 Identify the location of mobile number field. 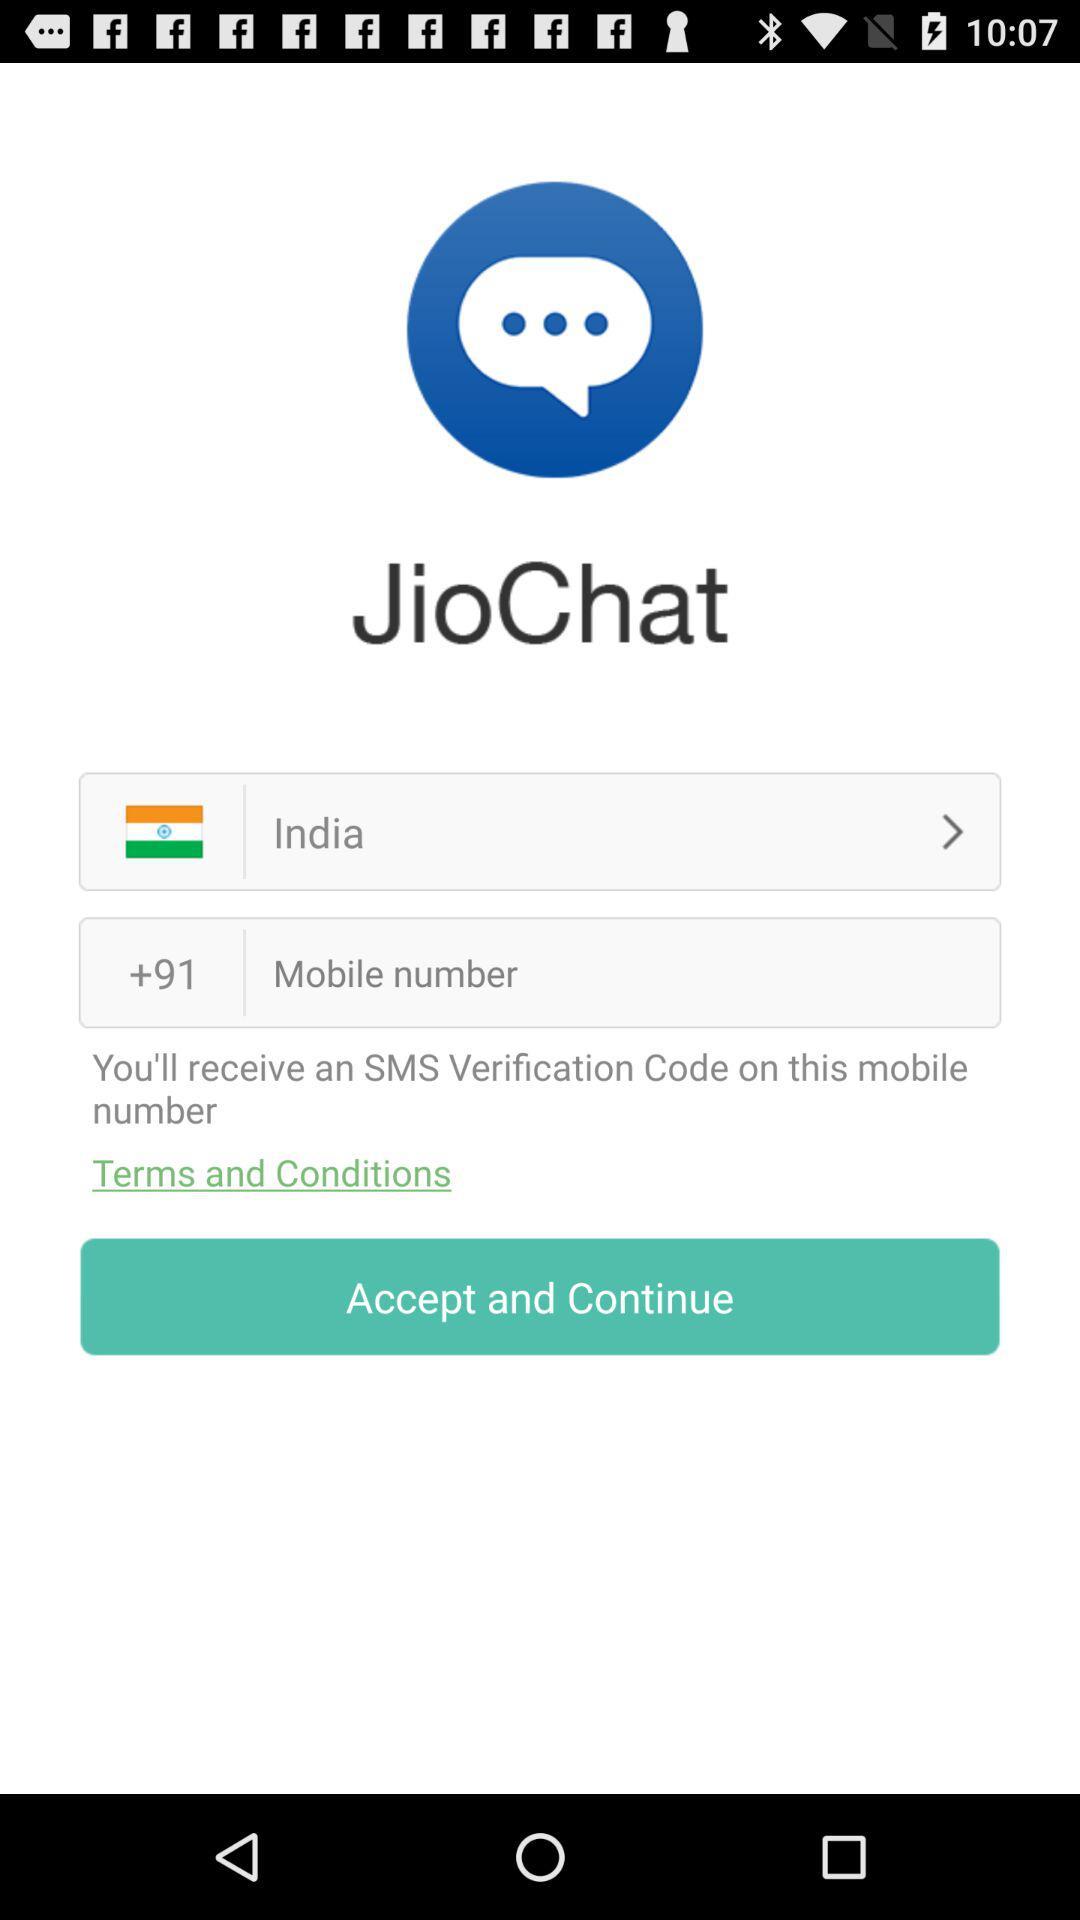
(590, 972).